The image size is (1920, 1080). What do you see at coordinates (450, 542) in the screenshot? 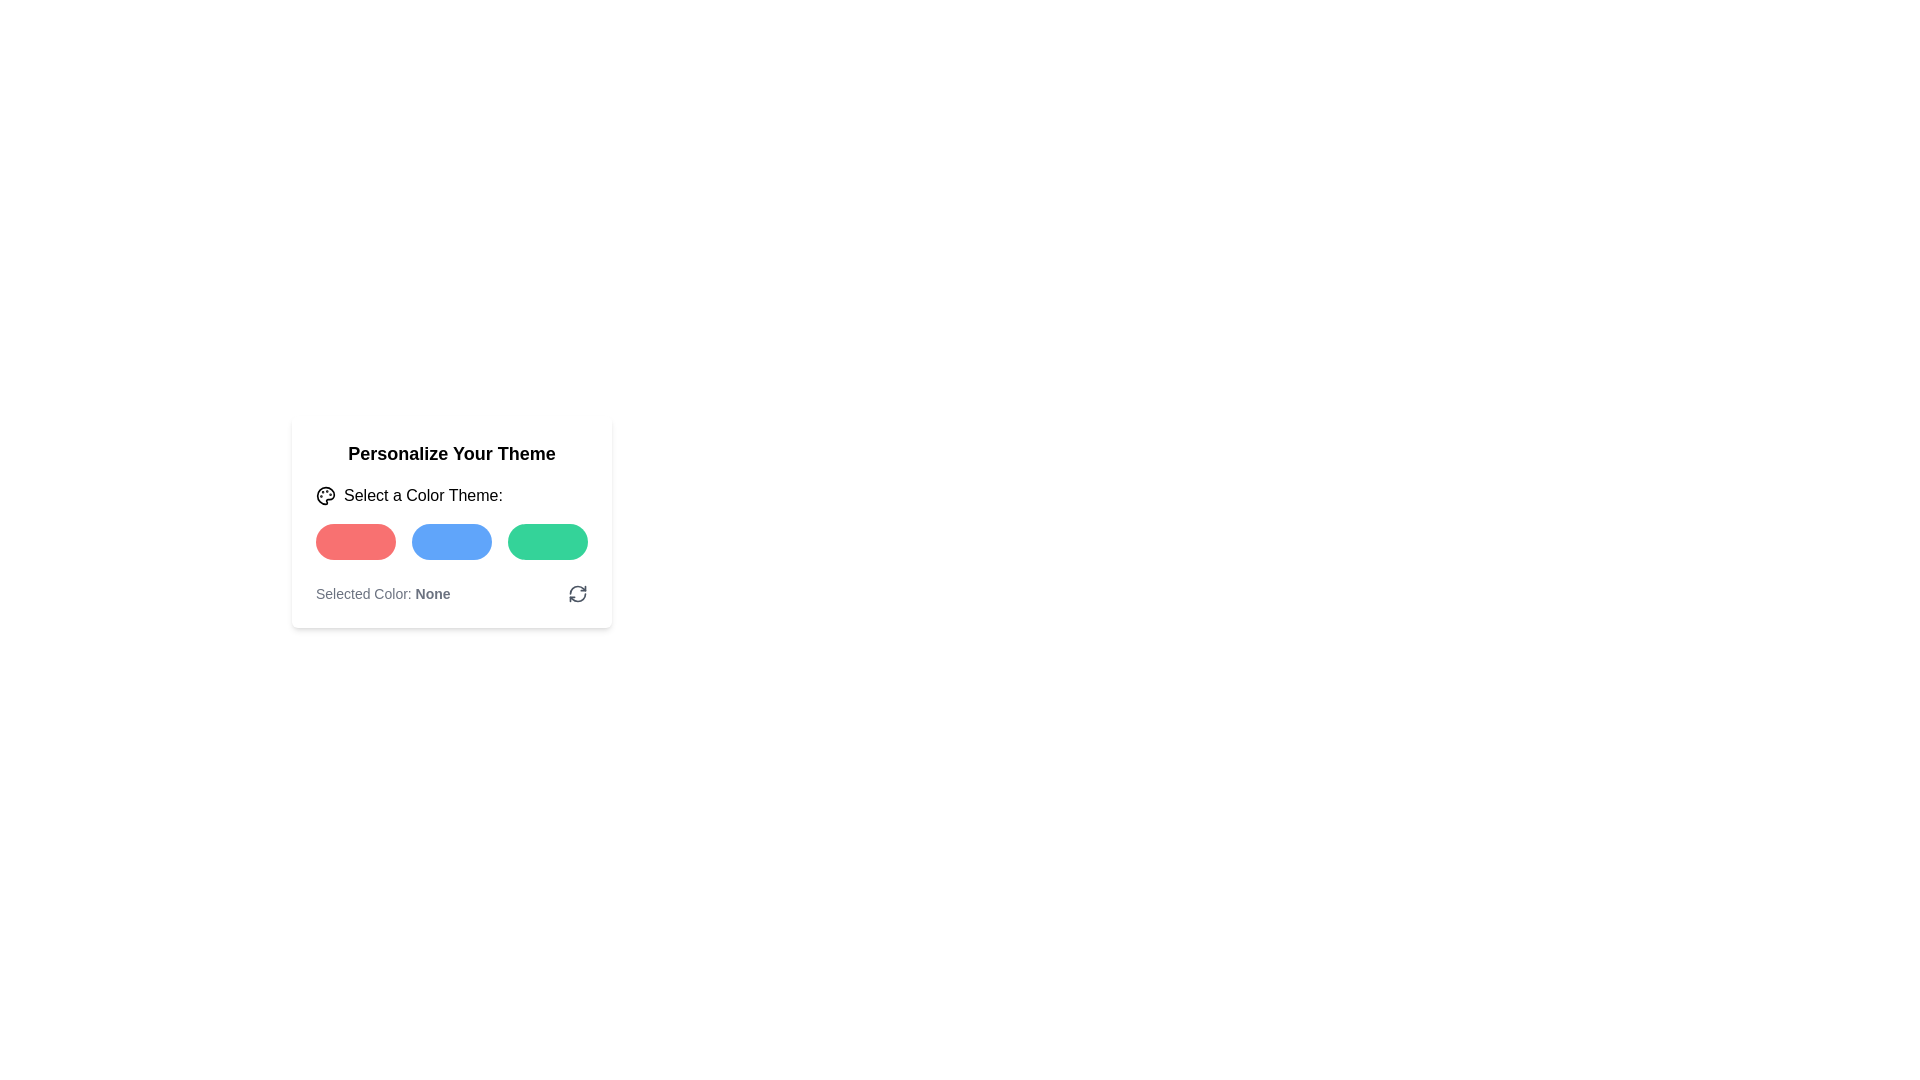
I see `the circular blue button located at the bottom-center of the interface section` at bounding box center [450, 542].